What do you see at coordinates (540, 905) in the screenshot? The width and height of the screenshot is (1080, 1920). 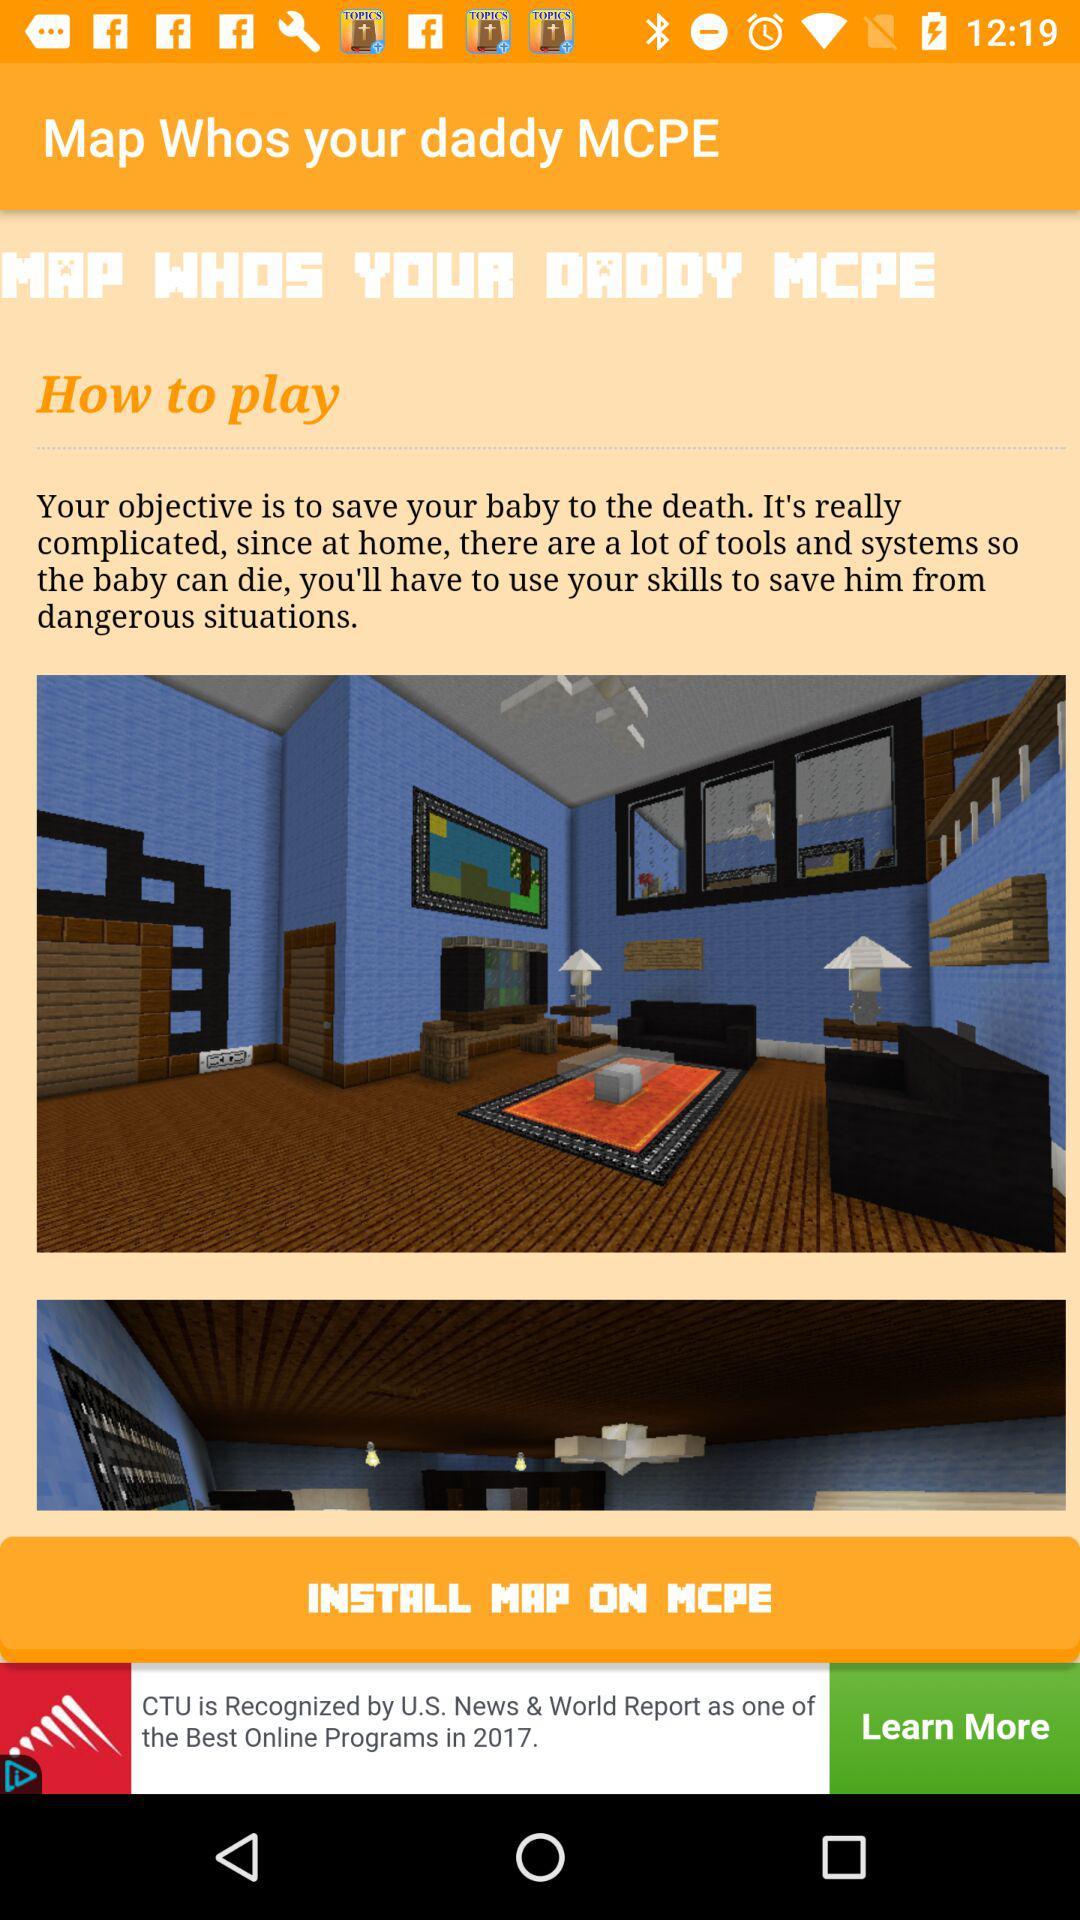 I see `click on icon` at bounding box center [540, 905].